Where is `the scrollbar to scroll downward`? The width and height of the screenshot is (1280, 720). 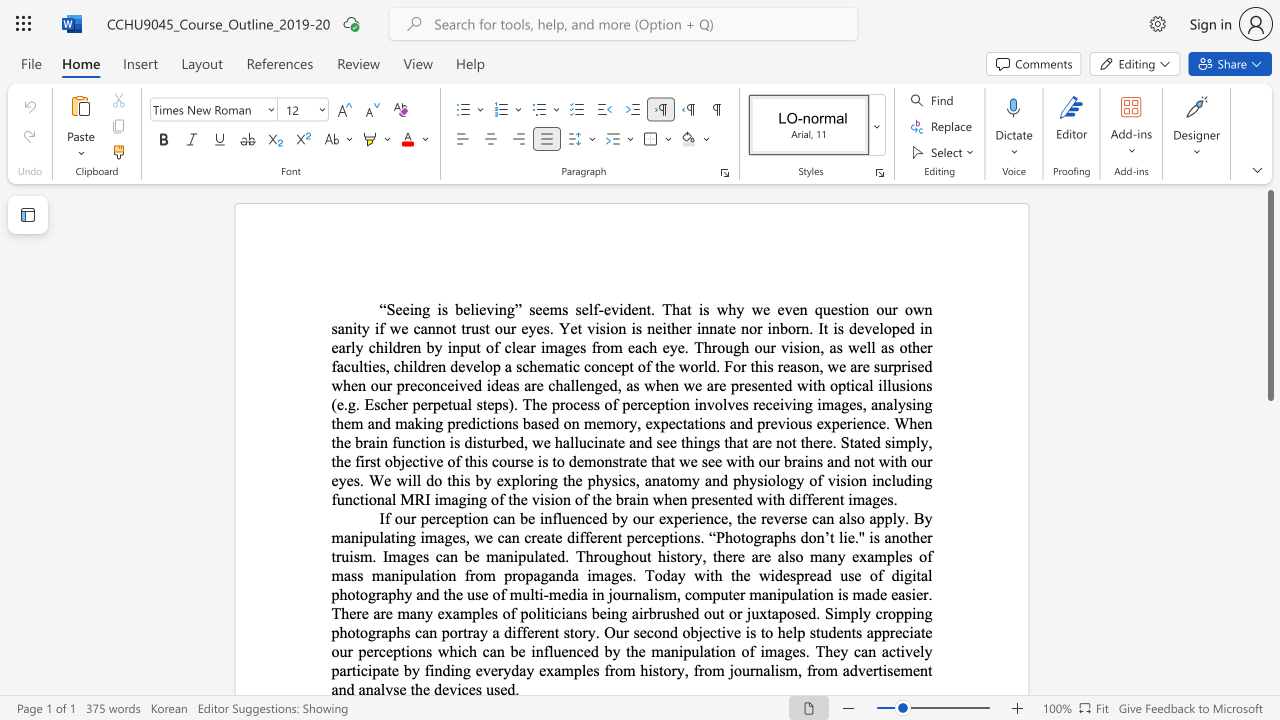
the scrollbar to scroll downward is located at coordinates (1269, 618).